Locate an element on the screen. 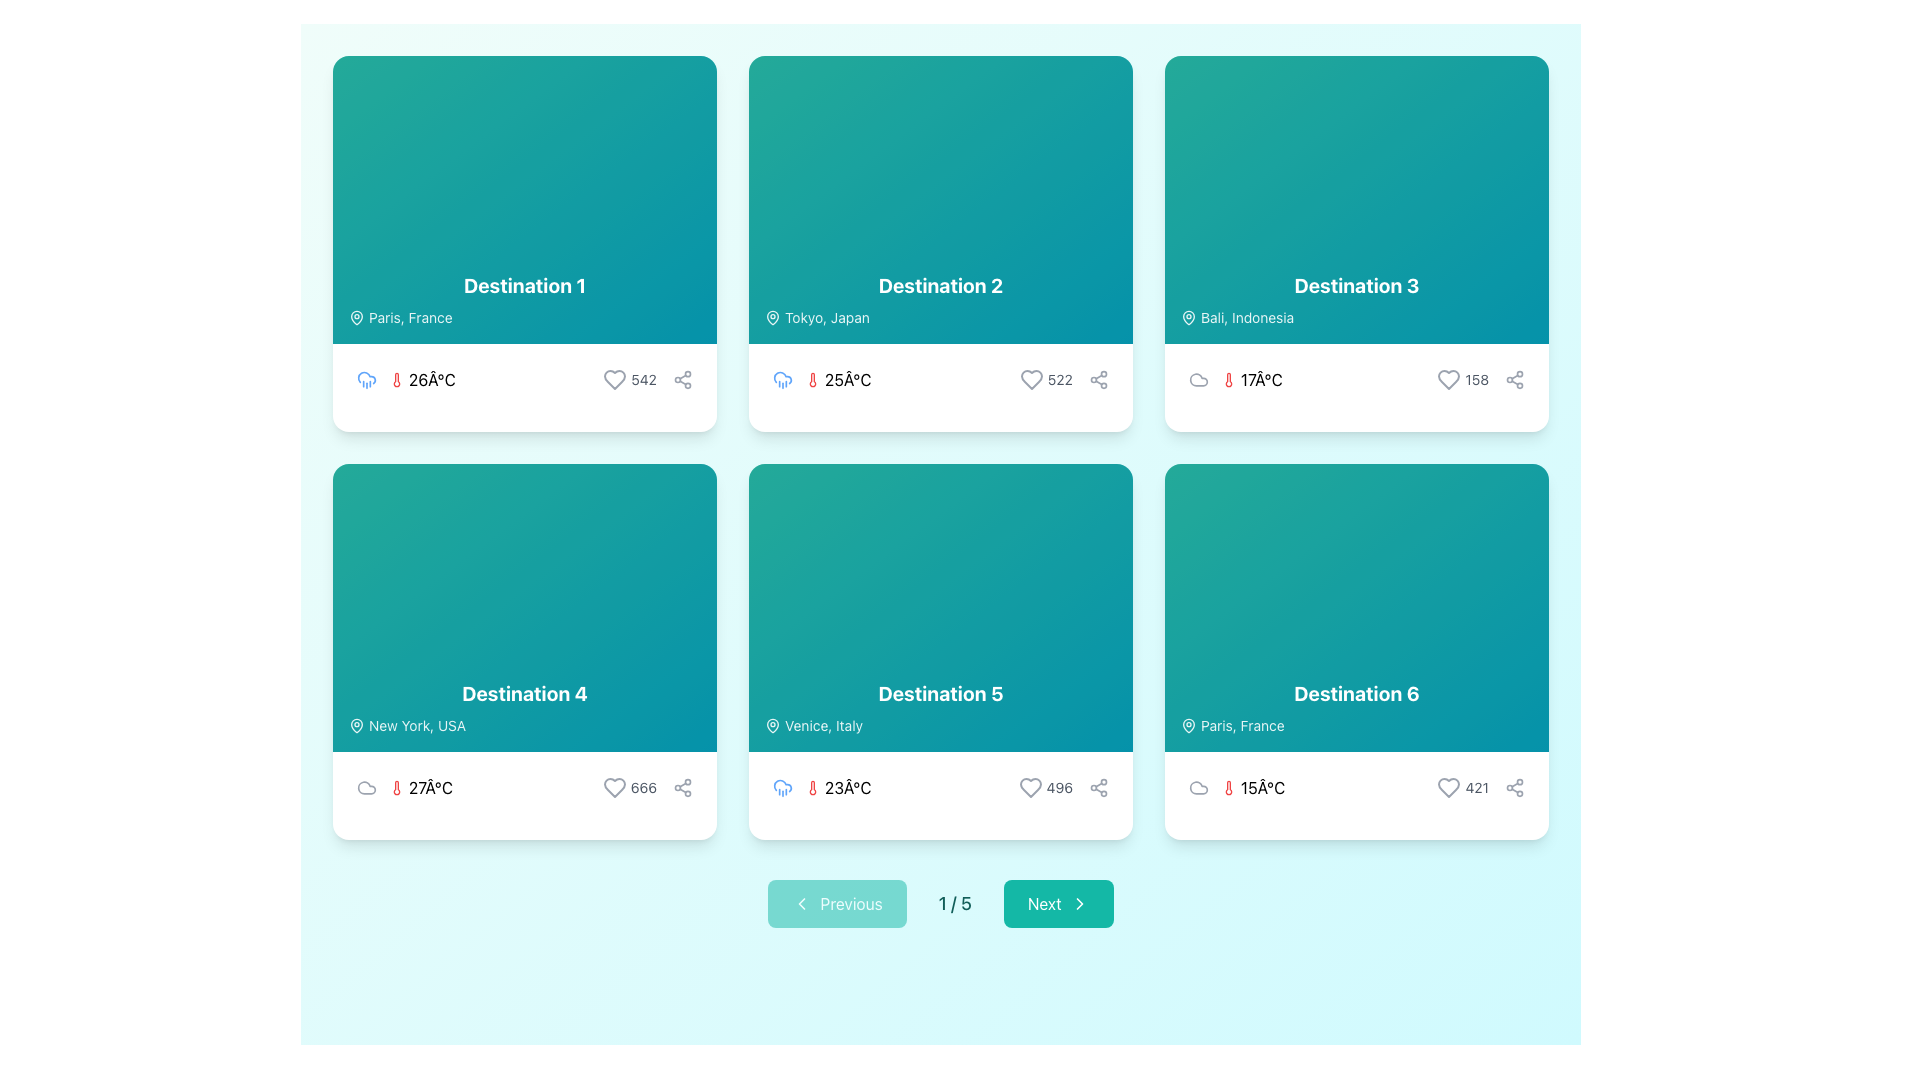 Image resolution: width=1920 pixels, height=1080 pixels. the heart icon in the bottom-right corner of the card for 'Destination 1' to register a like for this destination is located at coordinates (629, 380).